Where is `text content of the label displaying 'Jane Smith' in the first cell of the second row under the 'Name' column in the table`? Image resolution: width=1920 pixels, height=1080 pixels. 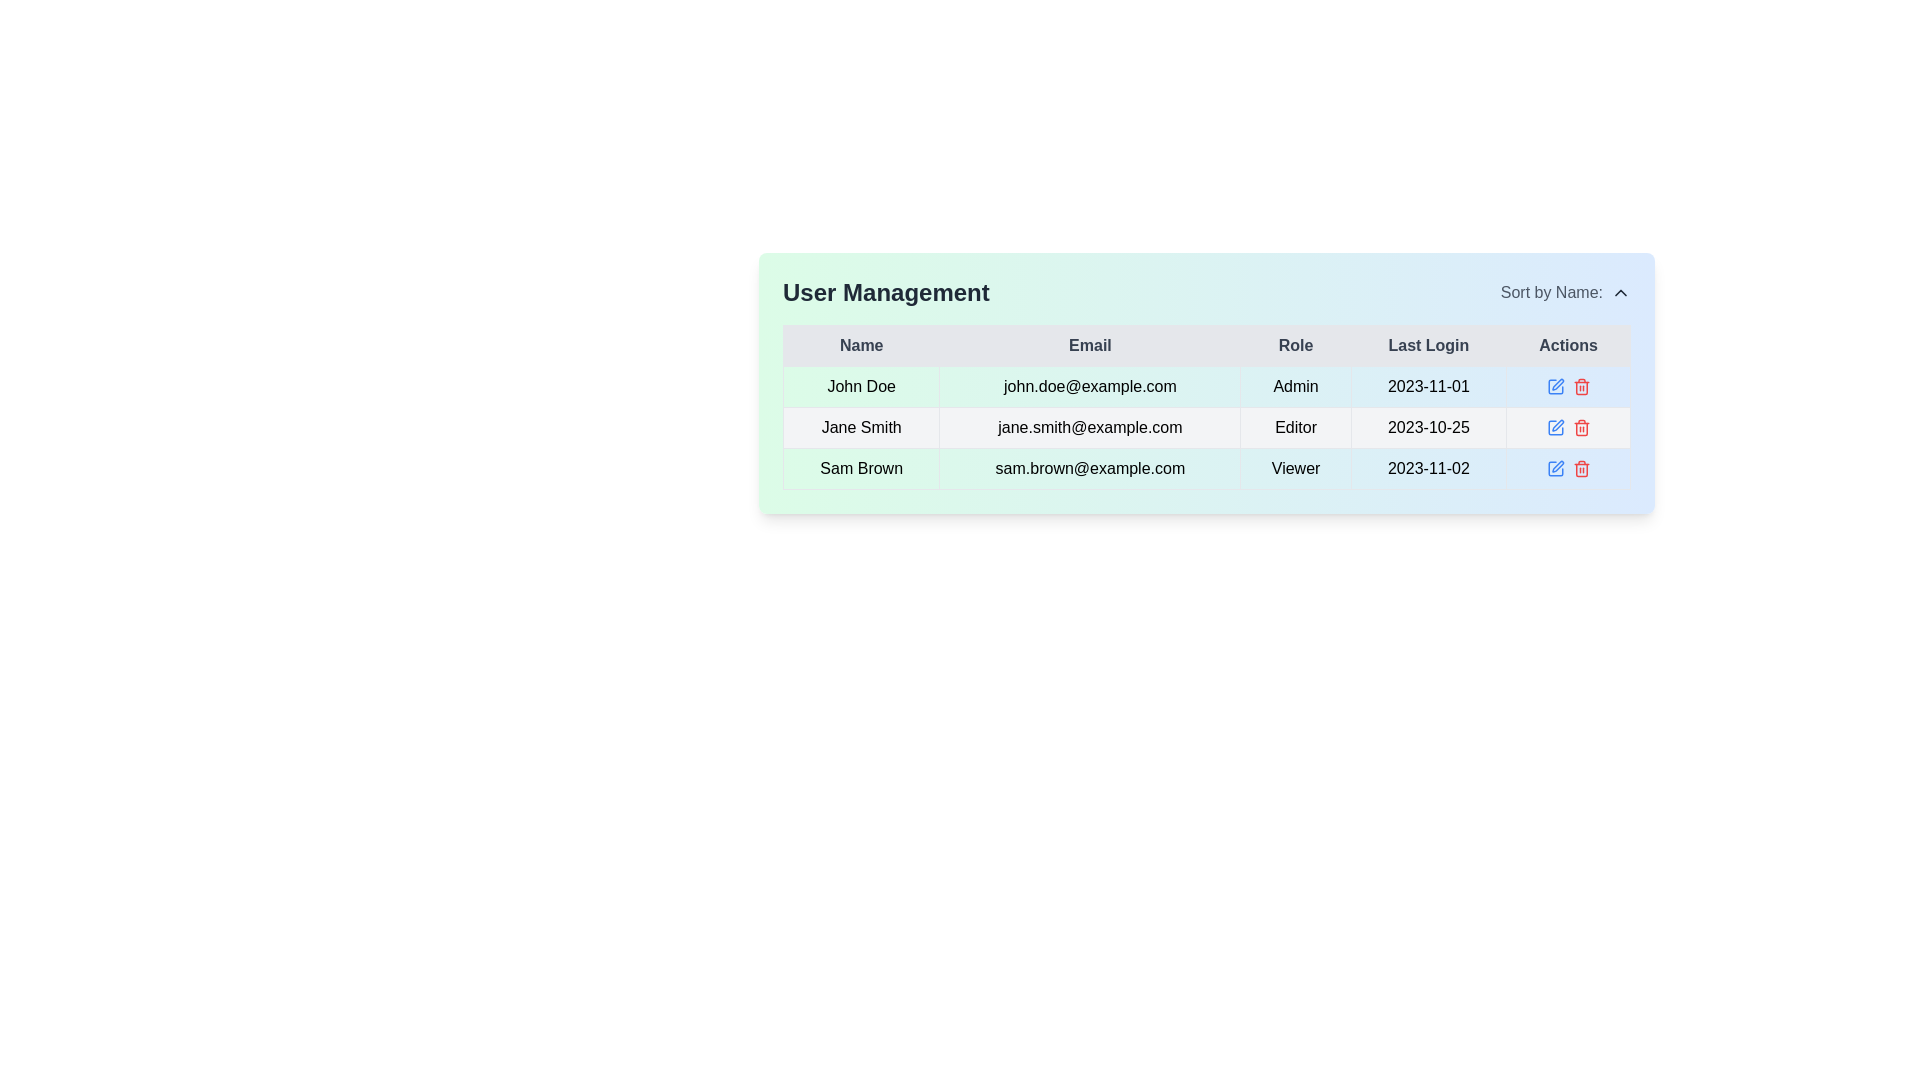 text content of the label displaying 'Jane Smith' in the first cell of the second row under the 'Name' column in the table is located at coordinates (861, 427).